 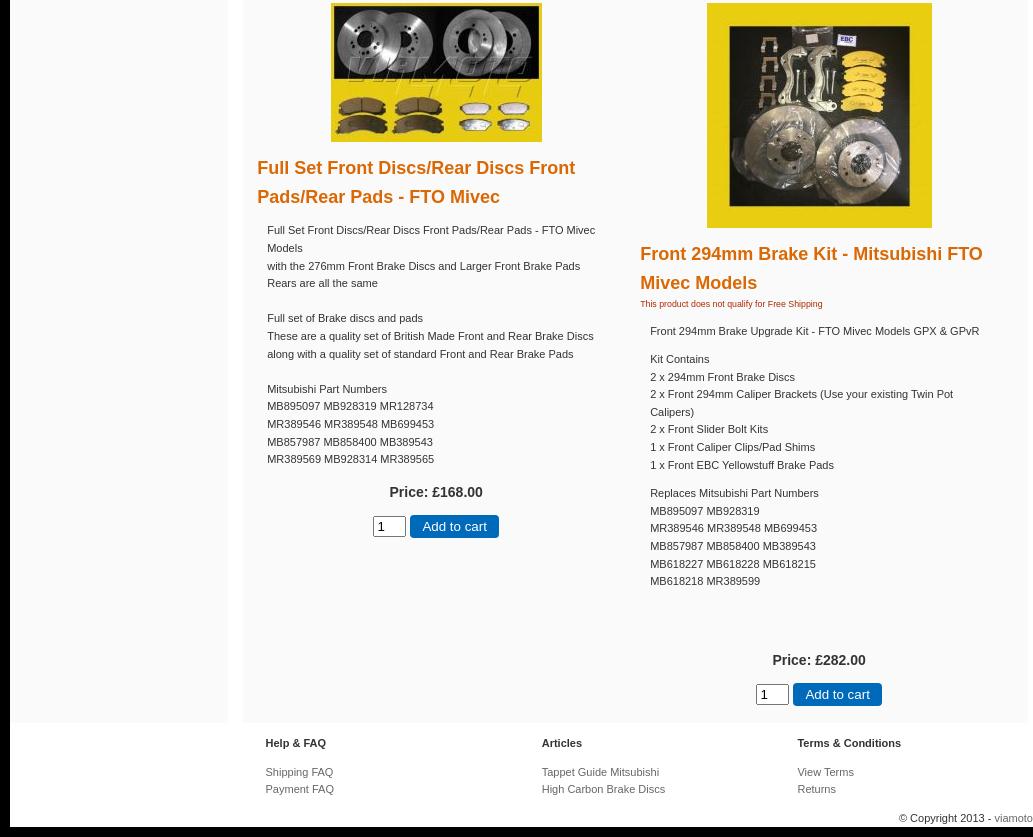 I want to click on 'Front 294mm Brake Upgrade Kit - FTO Mivec Models GPX & GPvR', so click(x=814, y=330).